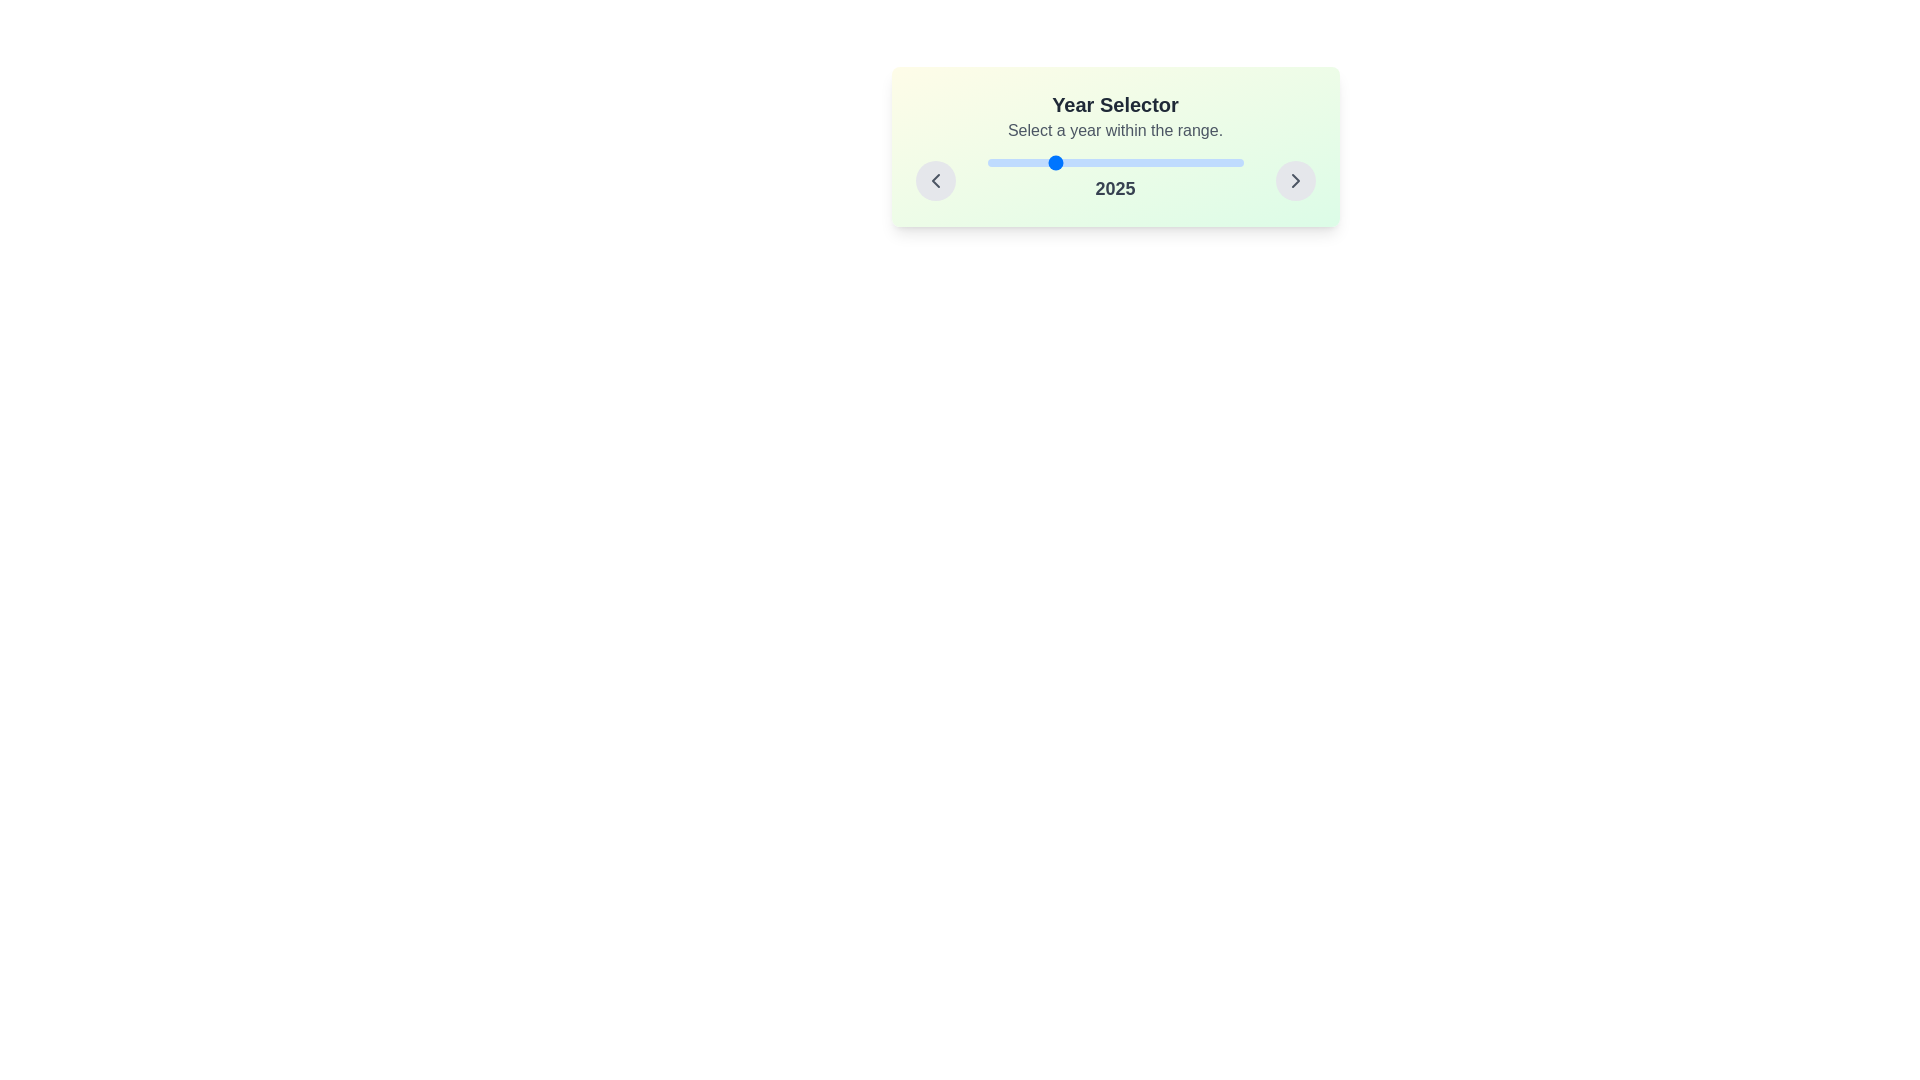  I want to click on the left arrow button to decrease the year, so click(934, 181).